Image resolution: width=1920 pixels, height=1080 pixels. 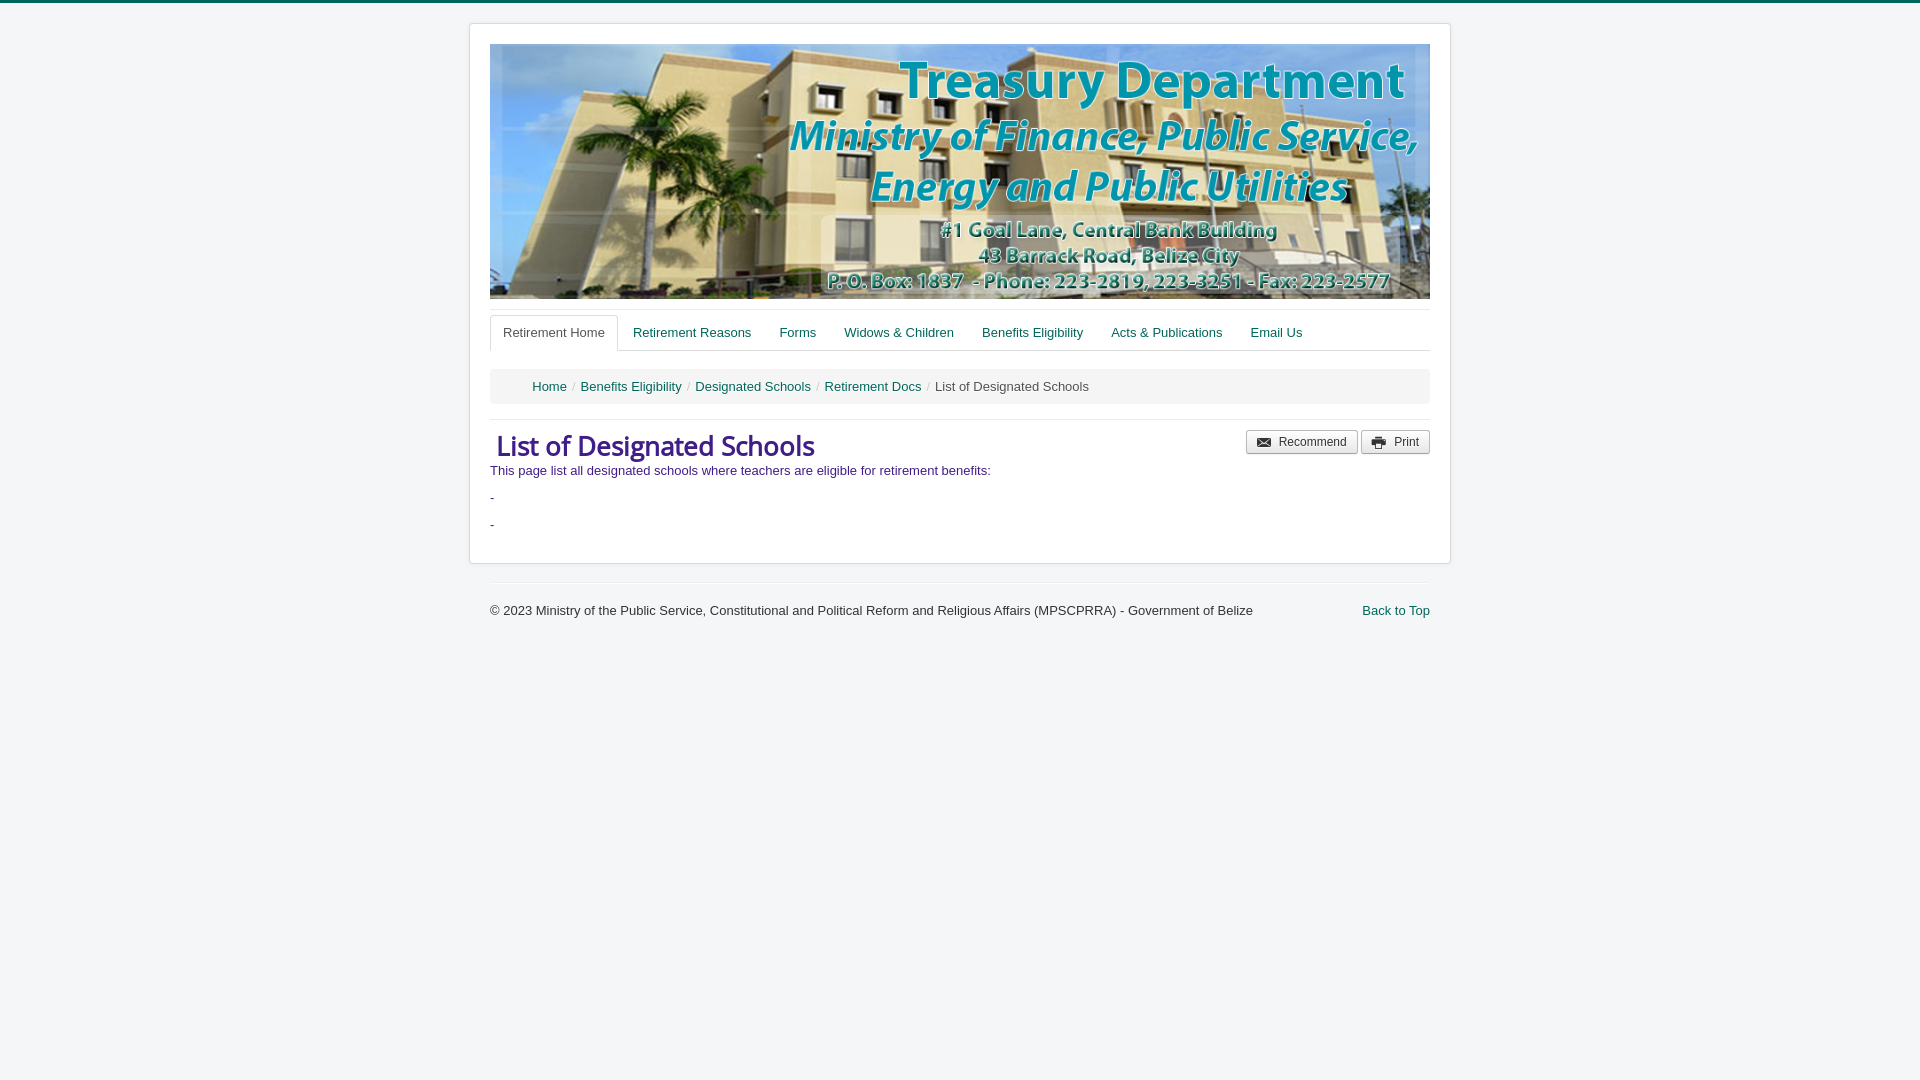 What do you see at coordinates (752, 386) in the screenshot?
I see `'Designated Schools'` at bounding box center [752, 386].